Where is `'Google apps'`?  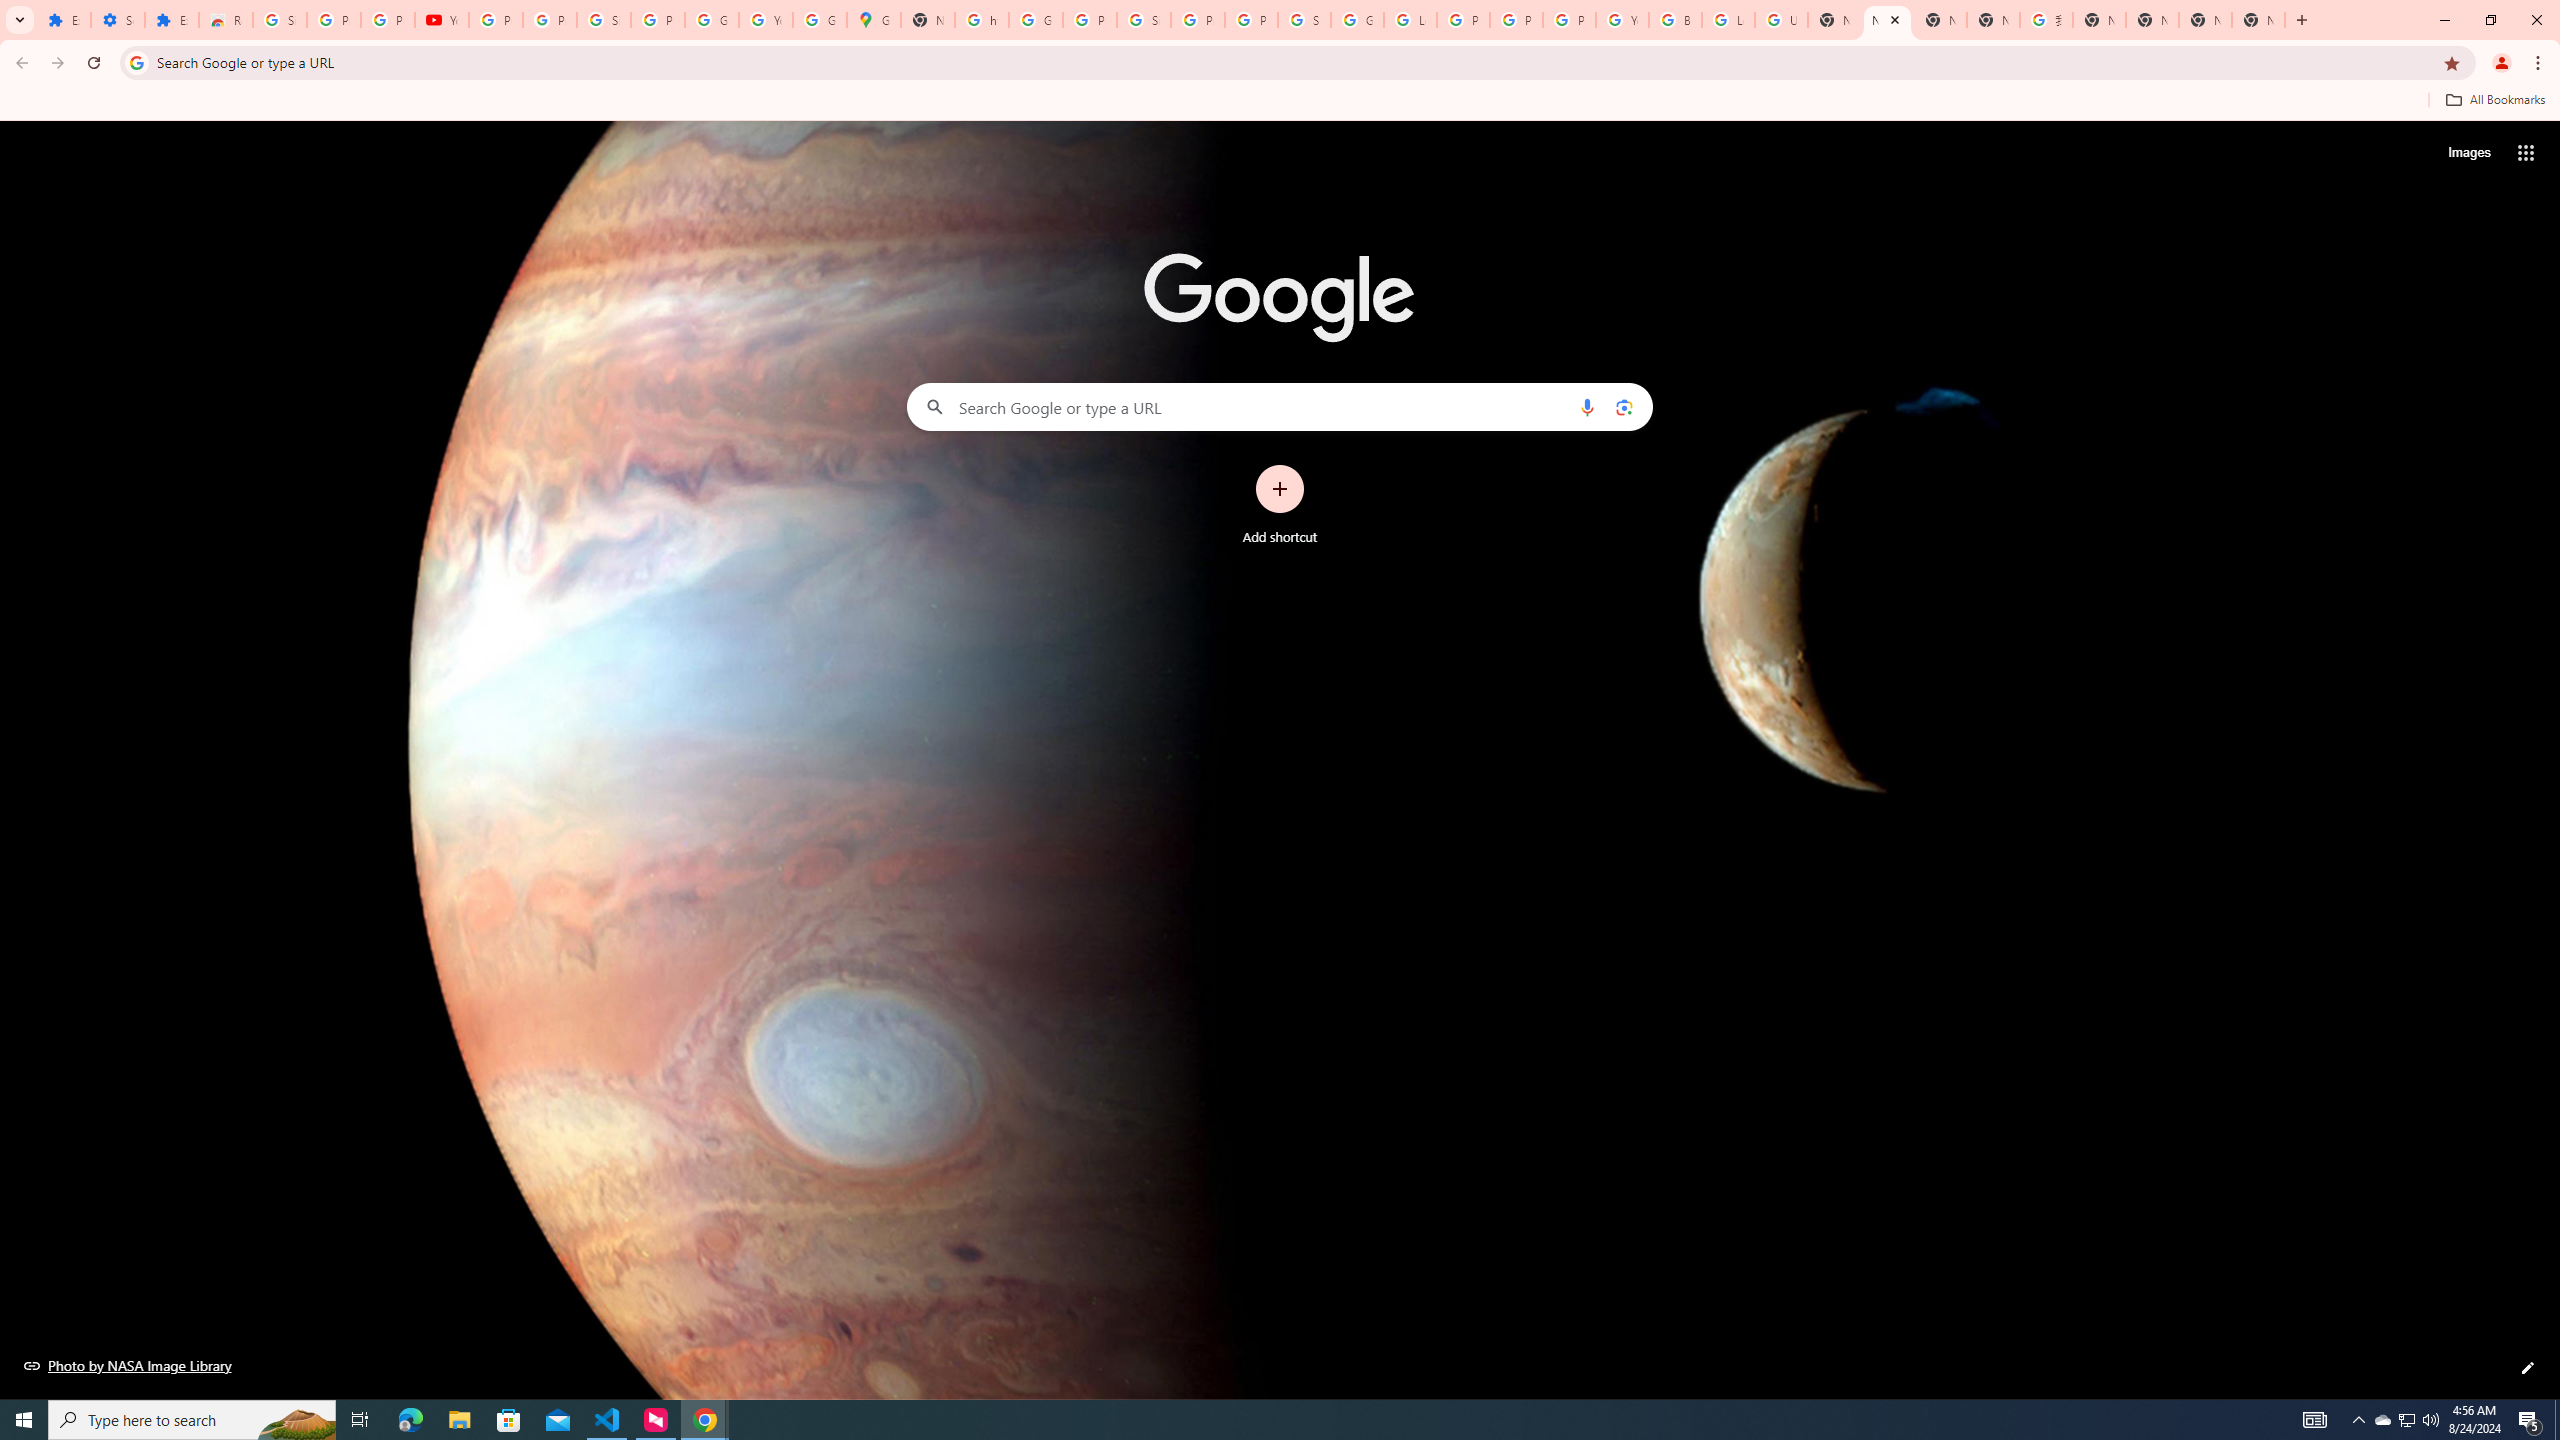 'Google apps' is located at coordinates (2526, 152).